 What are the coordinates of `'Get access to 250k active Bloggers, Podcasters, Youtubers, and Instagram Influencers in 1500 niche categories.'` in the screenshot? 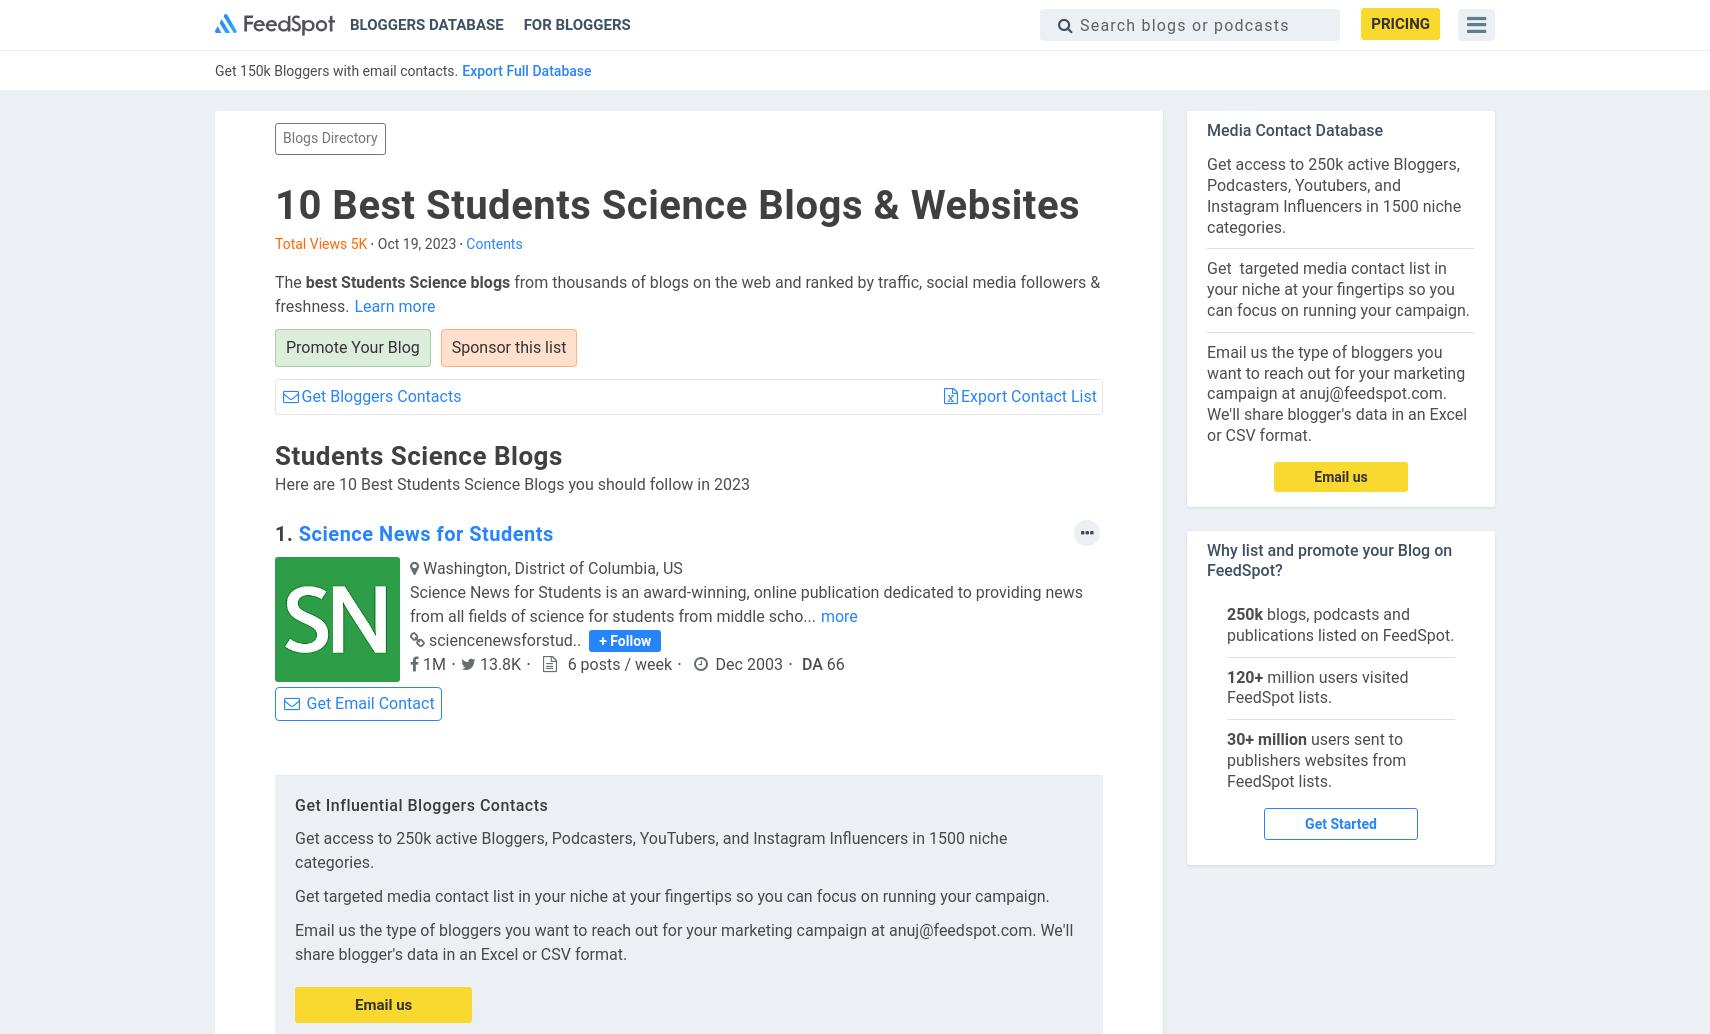 It's located at (1333, 195).